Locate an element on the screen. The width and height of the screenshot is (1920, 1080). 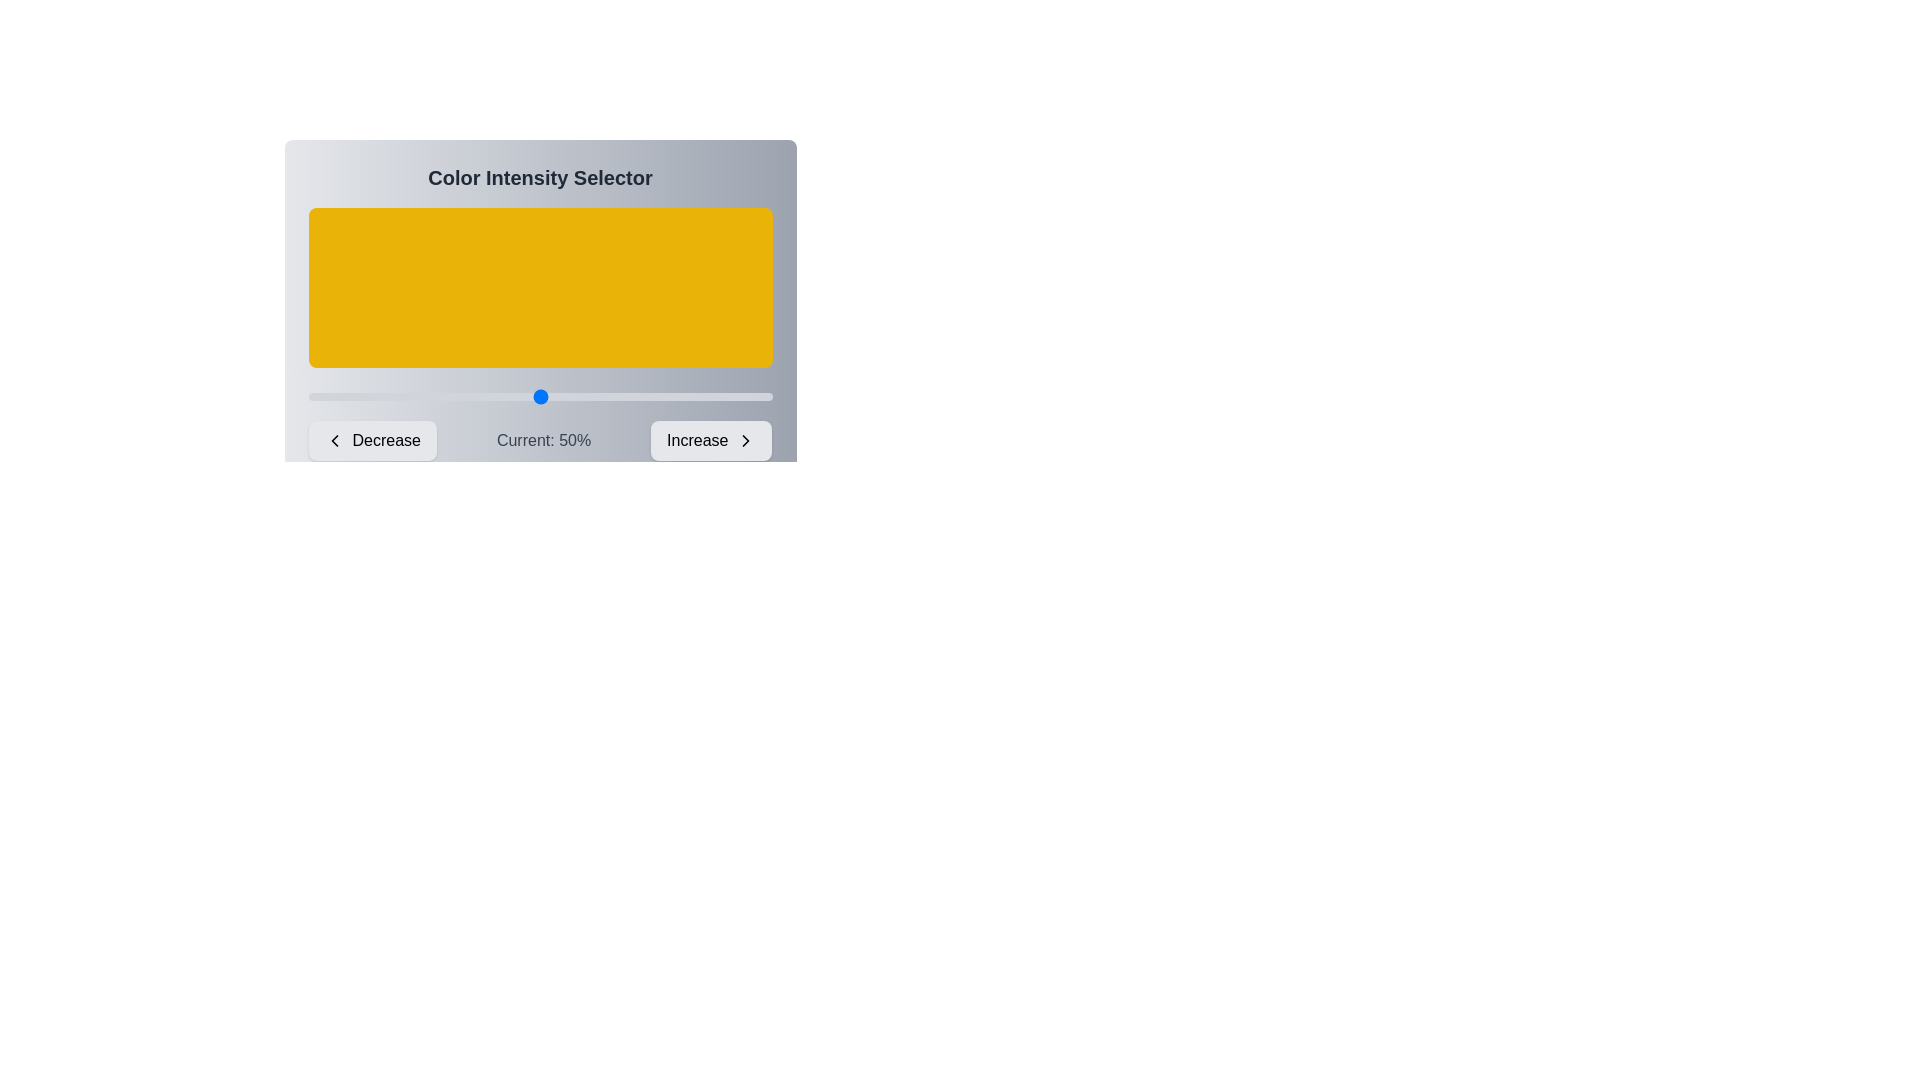
color intensity is located at coordinates (698, 397).